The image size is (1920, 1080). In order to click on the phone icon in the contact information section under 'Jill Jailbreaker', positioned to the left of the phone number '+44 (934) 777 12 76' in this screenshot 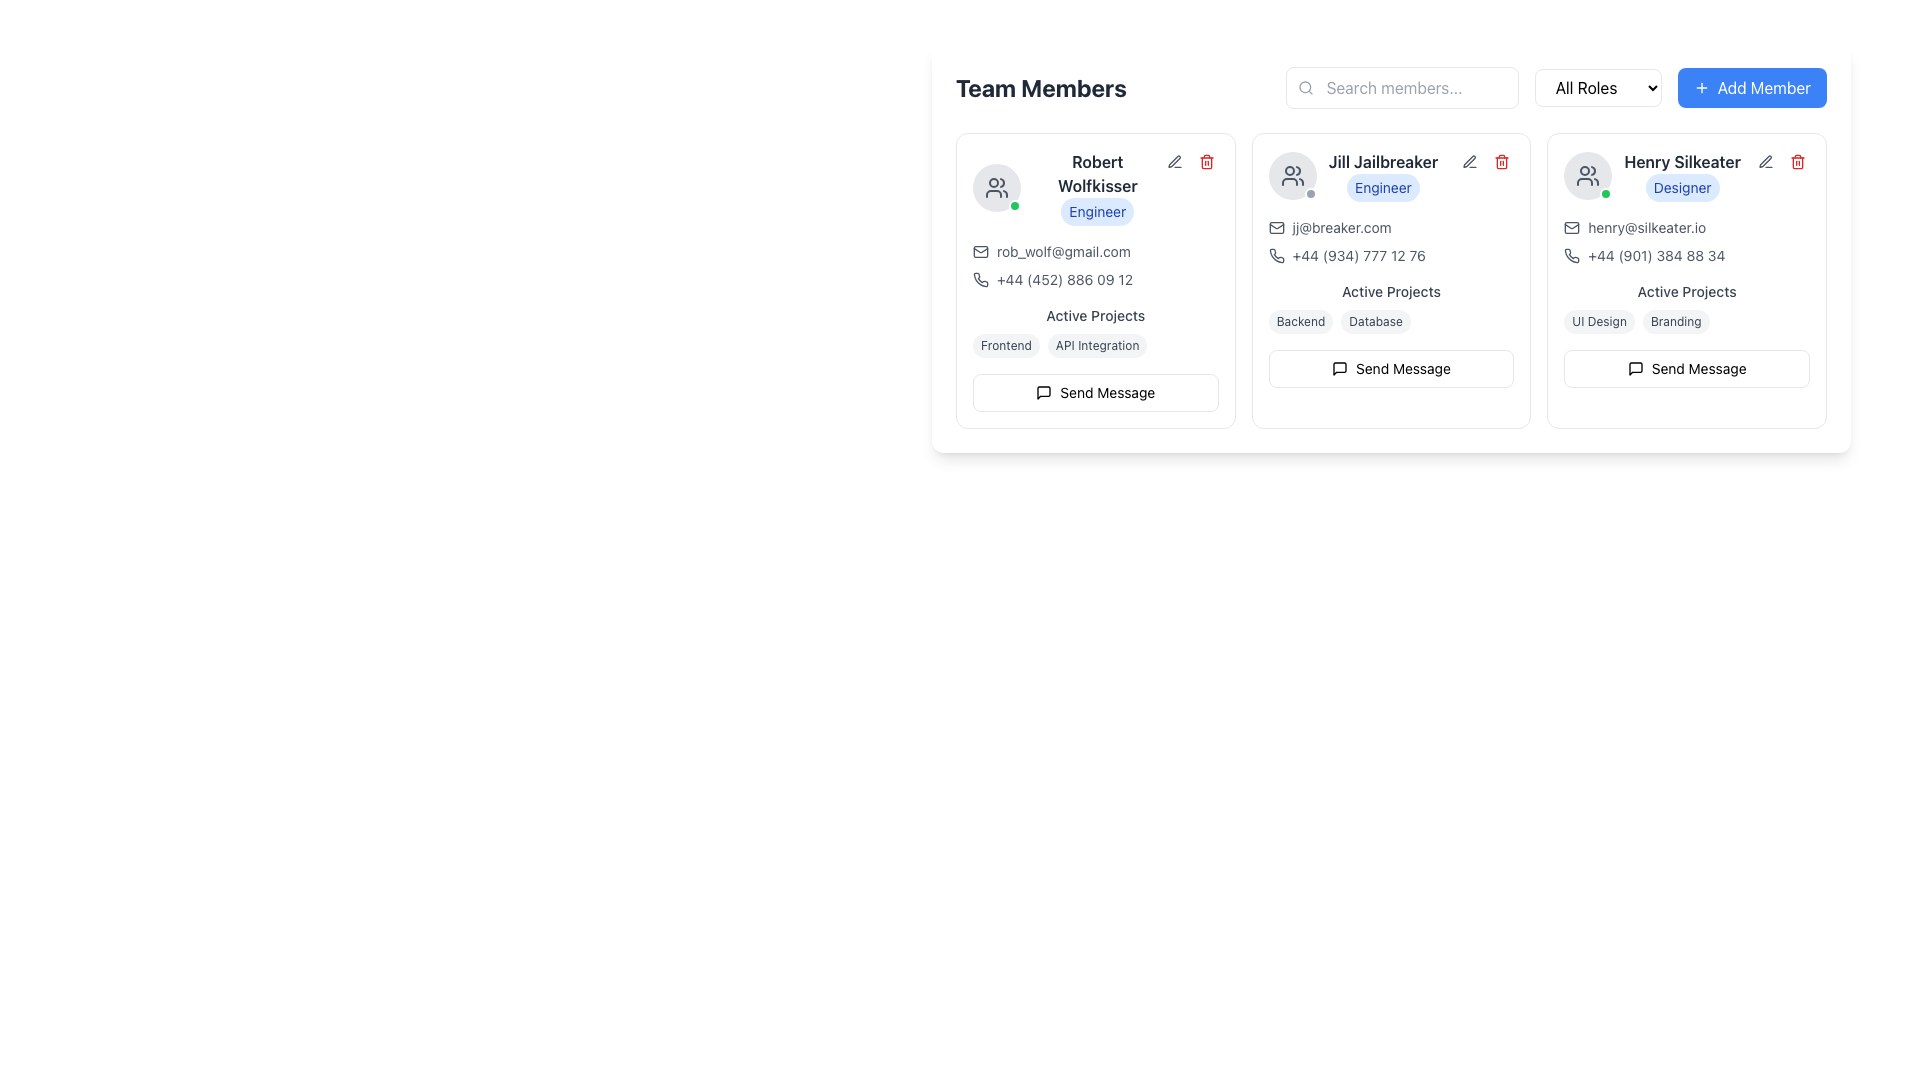, I will do `click(1275, 254)`.